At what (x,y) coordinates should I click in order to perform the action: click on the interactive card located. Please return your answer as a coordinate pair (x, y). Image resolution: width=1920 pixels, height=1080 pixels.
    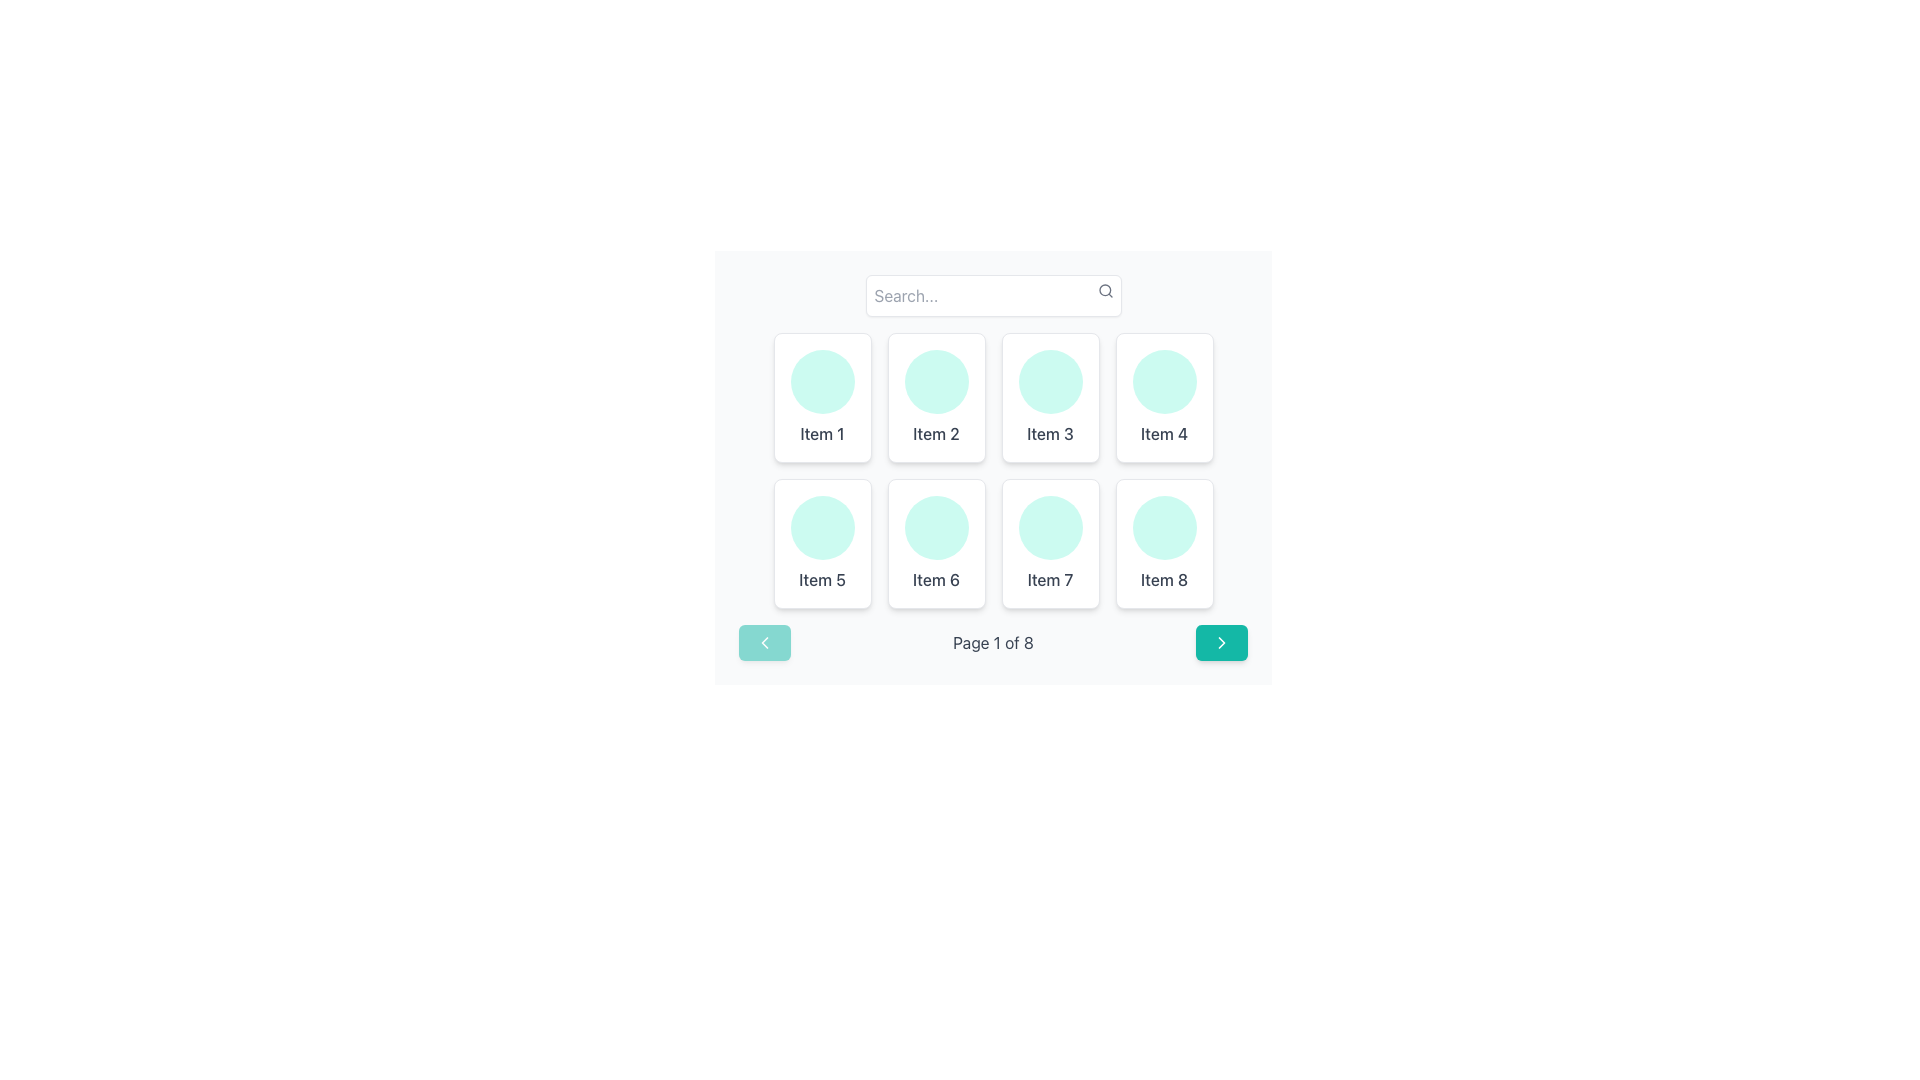
    Looking at the image, I should click on (822, 543).